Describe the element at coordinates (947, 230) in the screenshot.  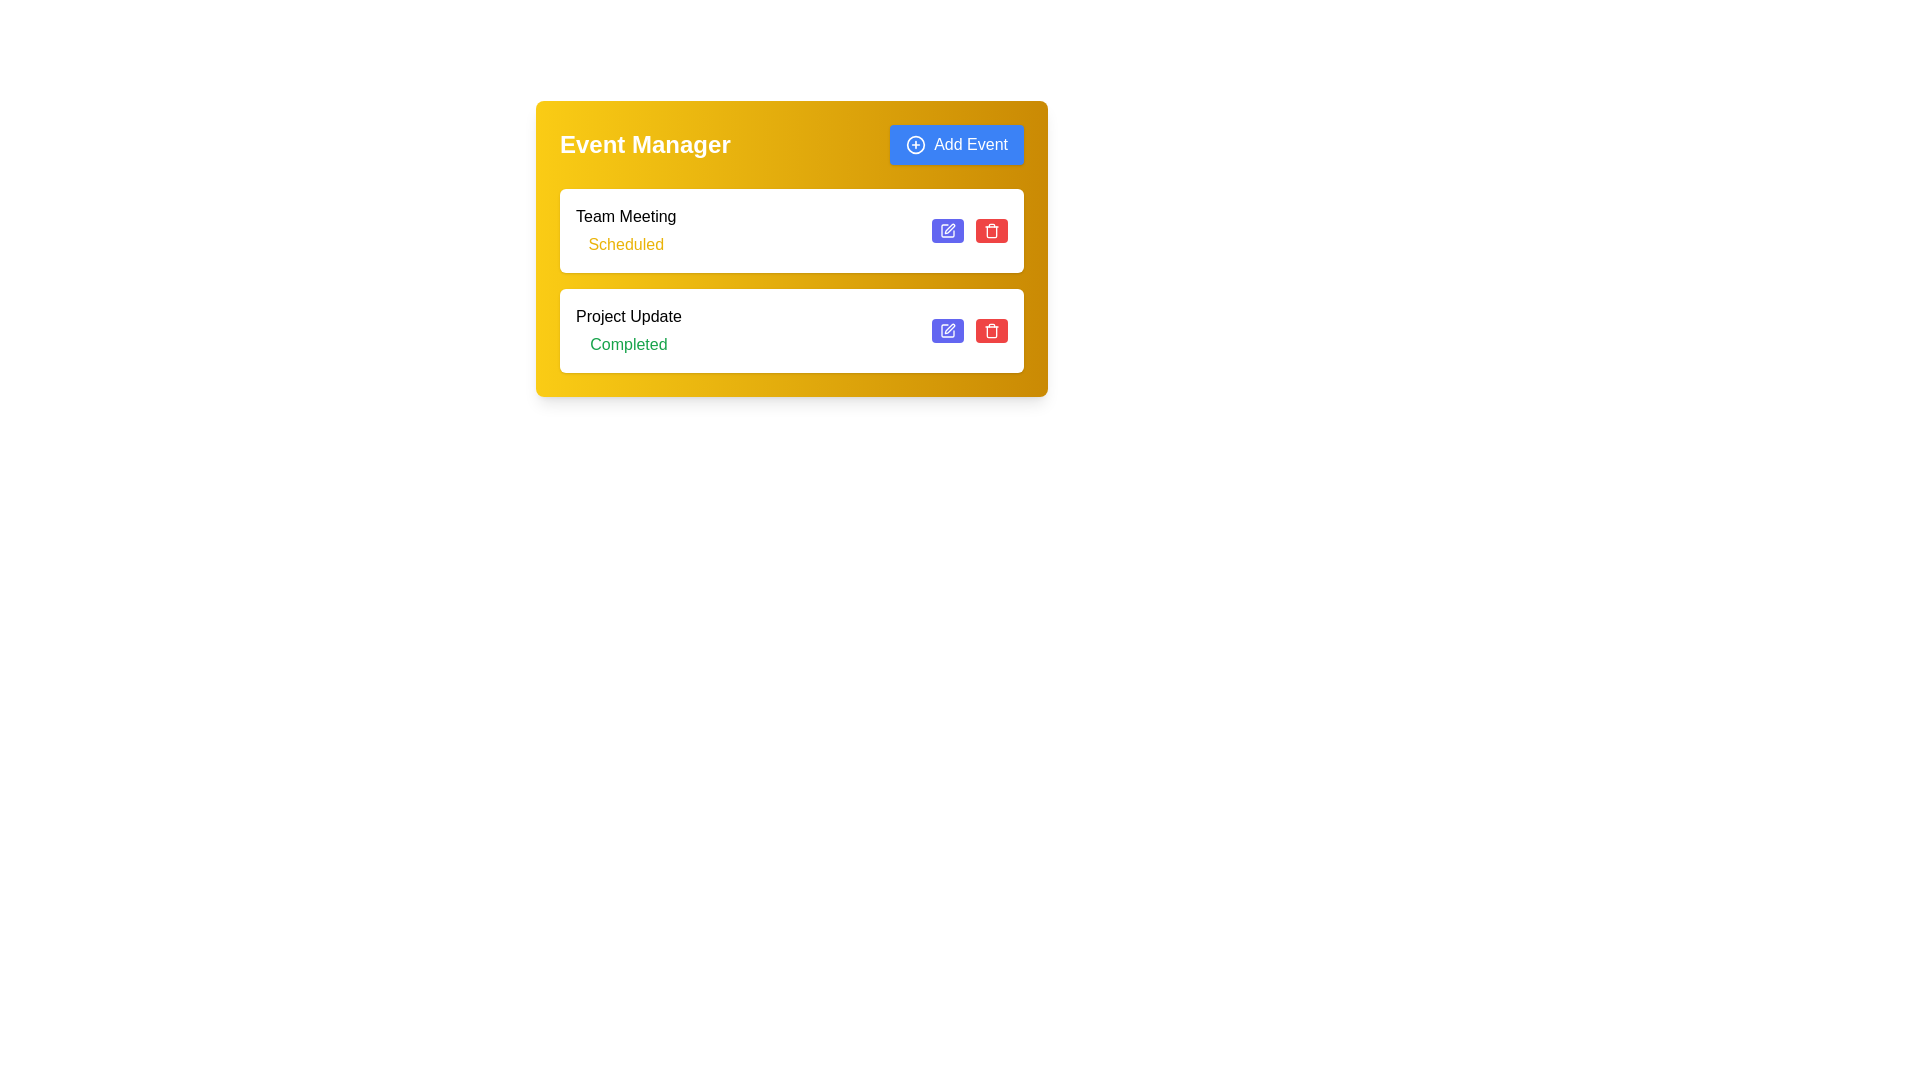
I see `the square-shaped icon button with a pen inside, which is styled with a purple background and positioned to the left of a red trash icon in the 'Project Update' list item` at that location.